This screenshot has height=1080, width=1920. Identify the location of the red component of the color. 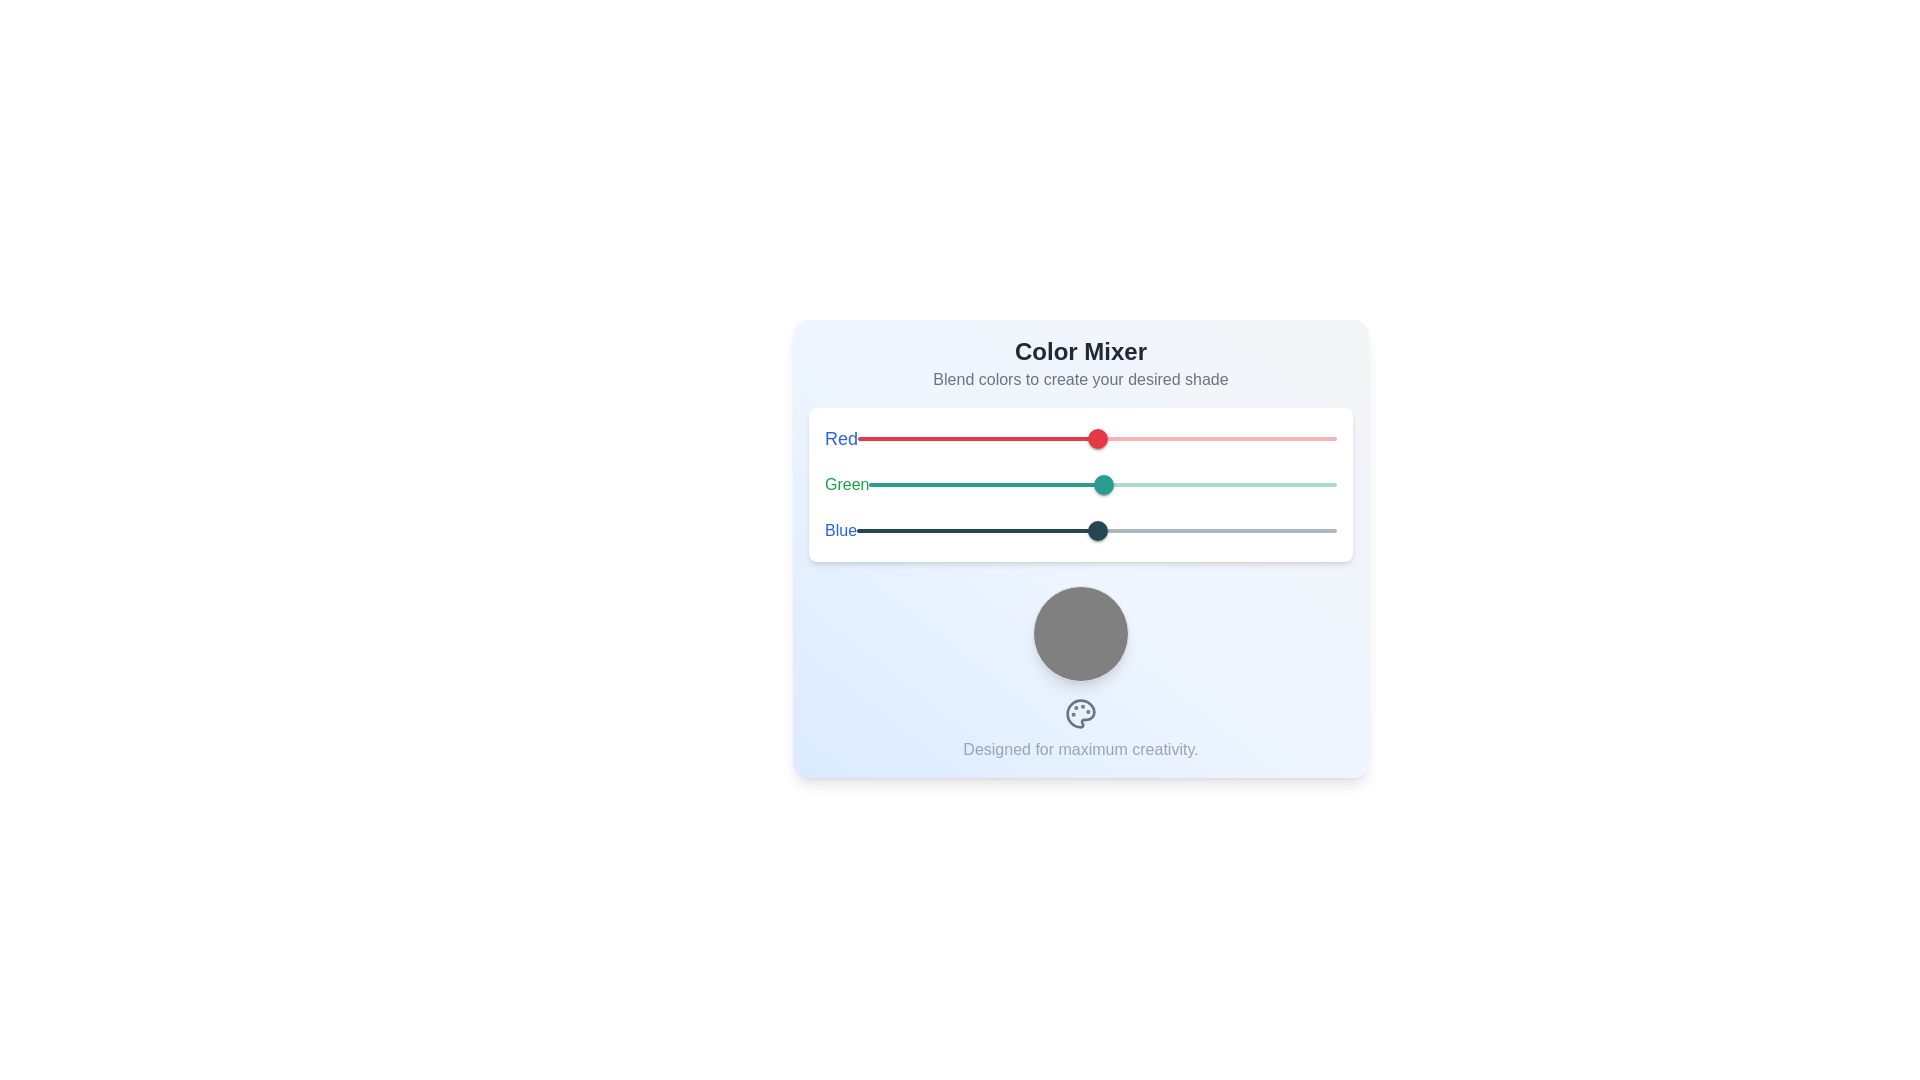
(1088, 438).